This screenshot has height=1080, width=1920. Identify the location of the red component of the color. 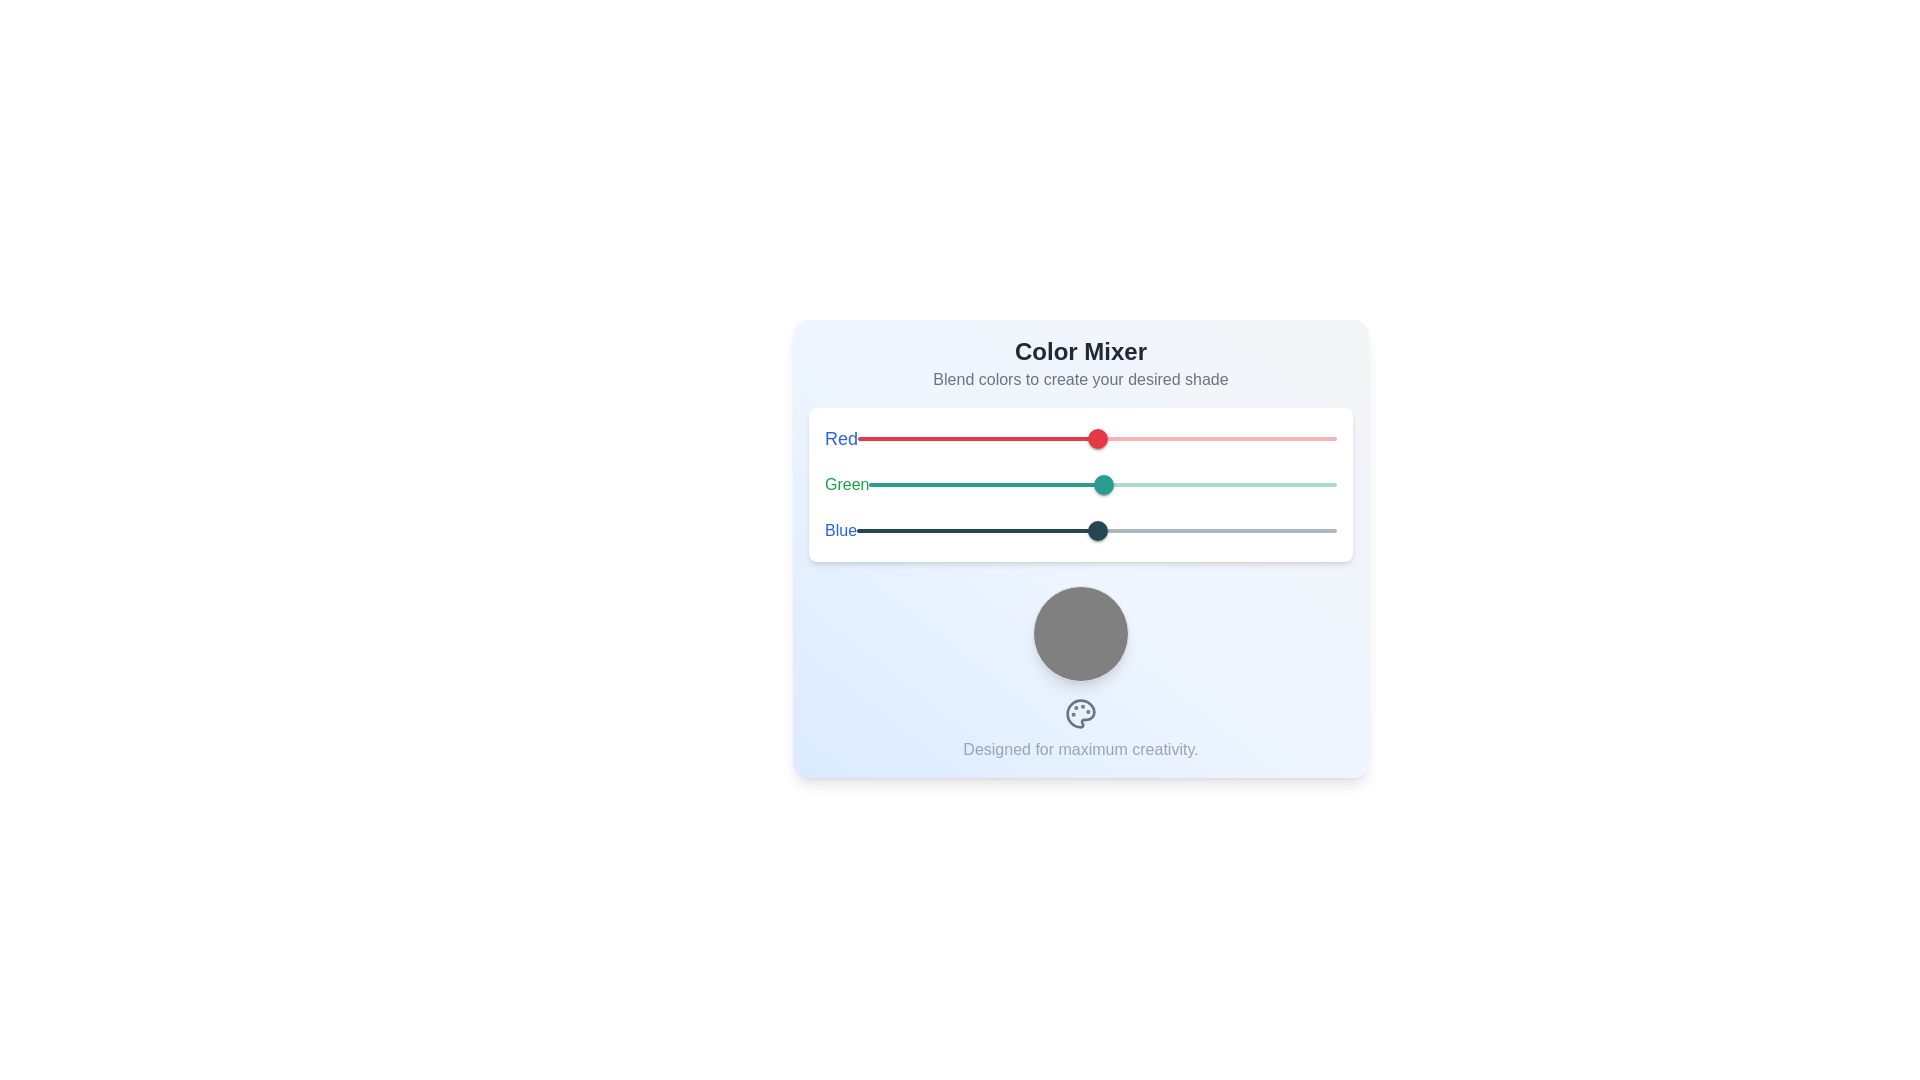
(1088, 438).